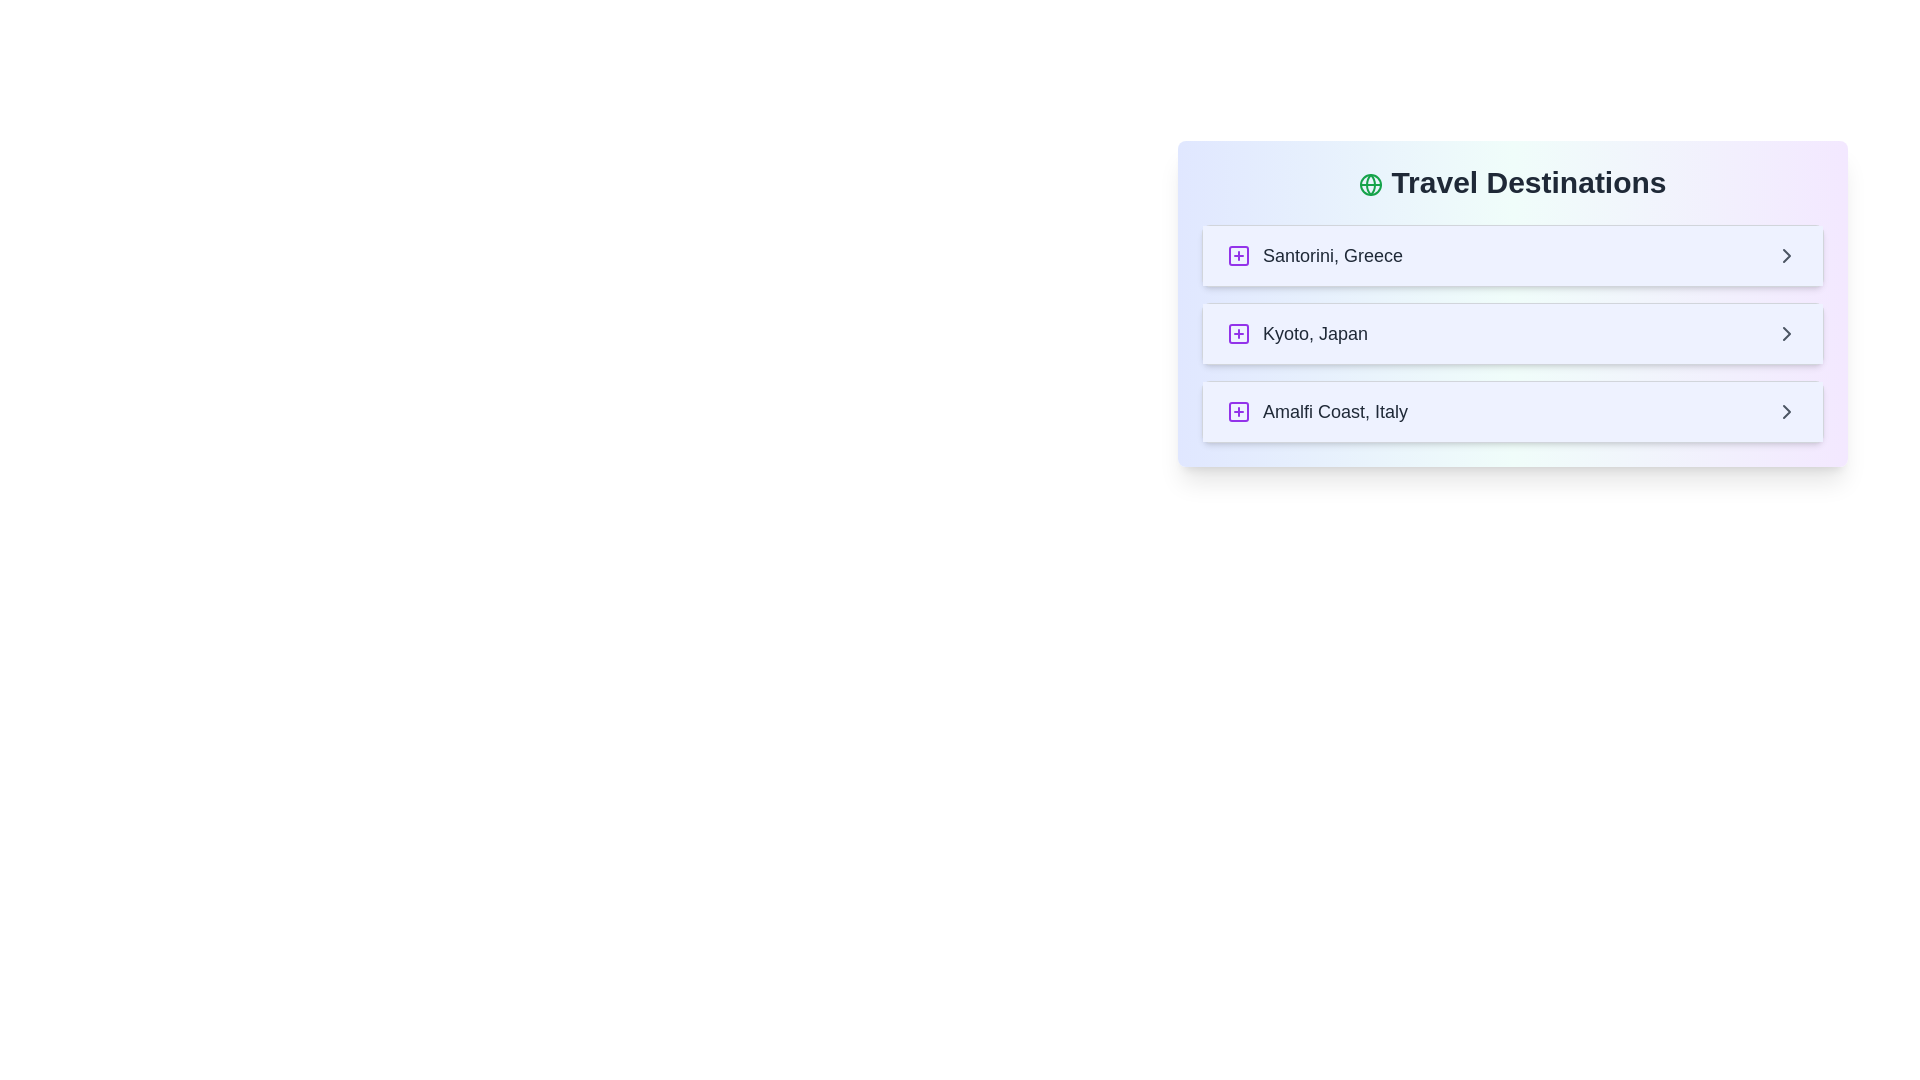 The width and height of the screenshot is (1920, 1080). Describe the element at coordinates (1512, 411) in the screenshot. I see `the third list item under 'Travel Destinations' that provides access to details about 'Amalfi Coast, Italy'` at that location.